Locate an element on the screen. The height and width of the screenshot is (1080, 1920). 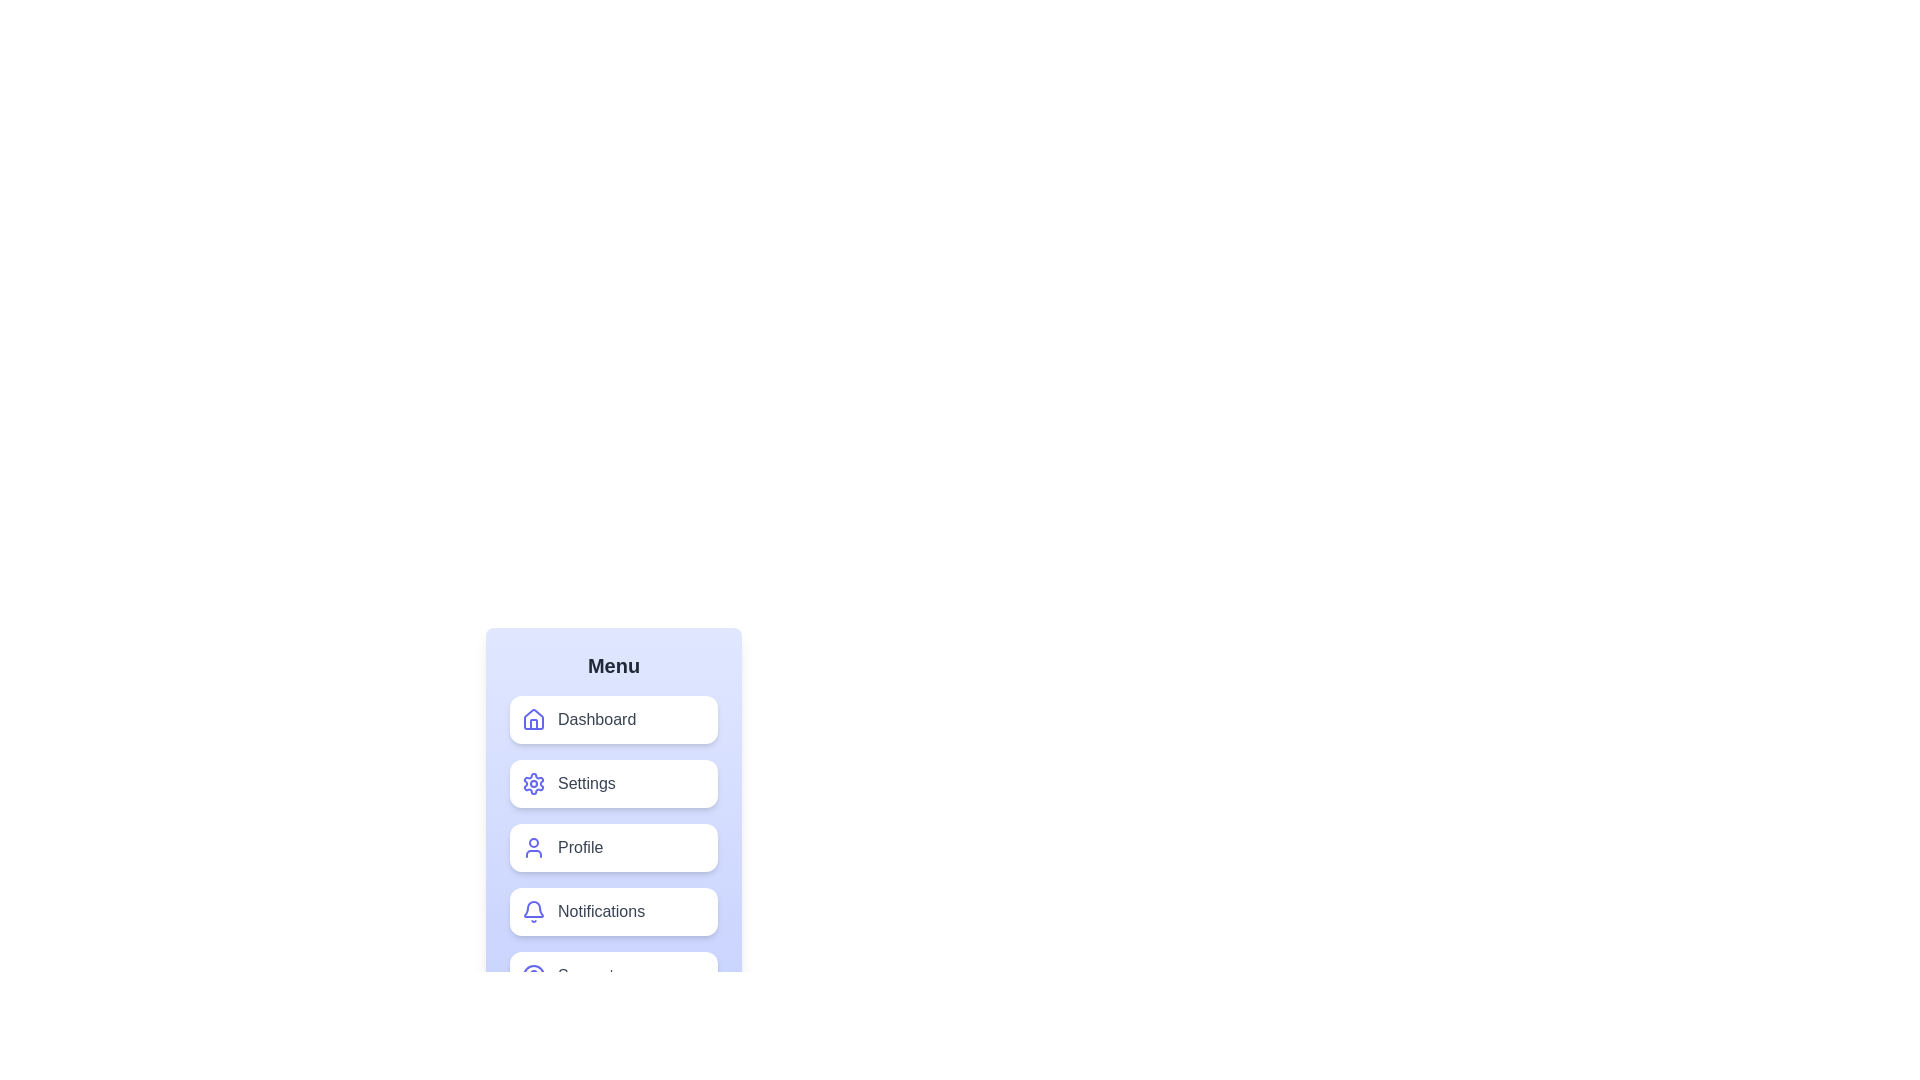
the Notifications button located in the vertical menu panel, which is the fourth item from the top, to change its background color is located at coordinates (613, 911).